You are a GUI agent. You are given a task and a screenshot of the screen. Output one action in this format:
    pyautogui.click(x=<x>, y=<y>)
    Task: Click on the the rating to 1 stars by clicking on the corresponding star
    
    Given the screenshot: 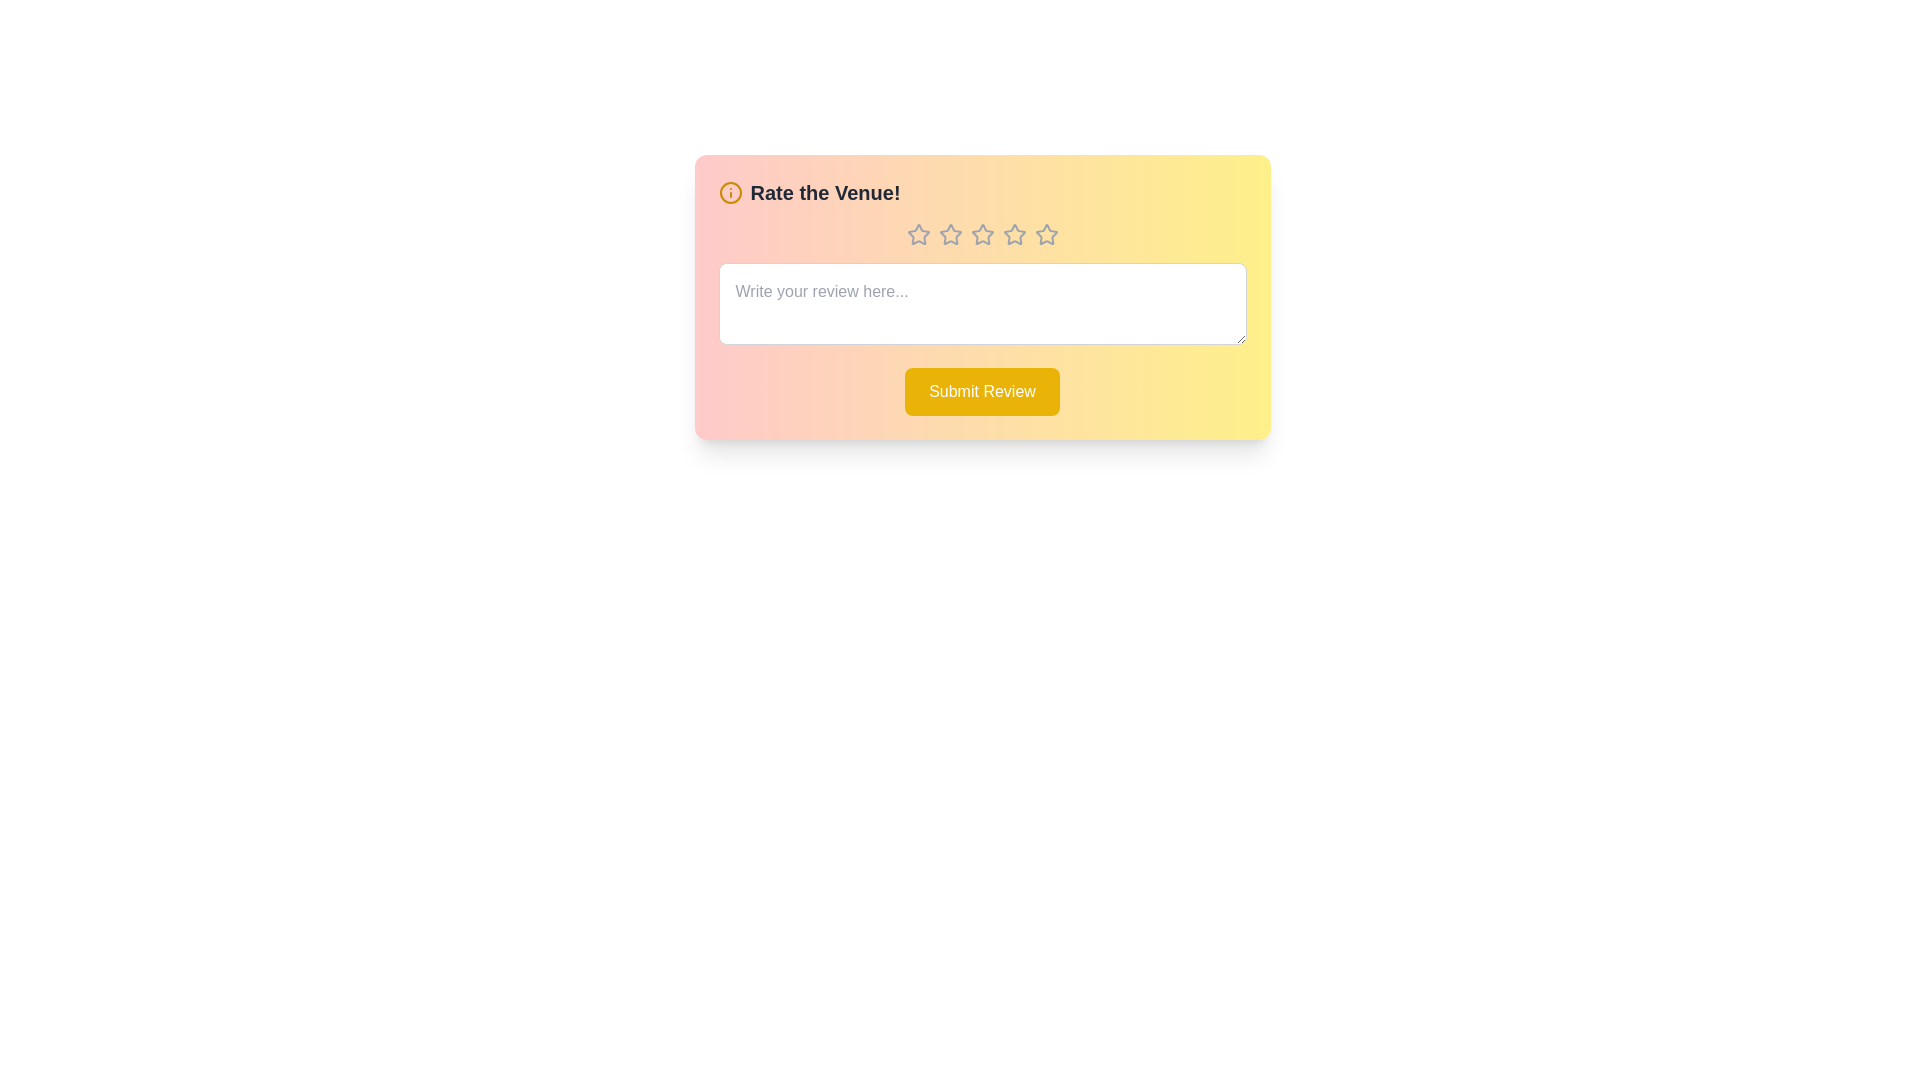 What is the action you would take?
    pyautogui.click(x=917, y=234)
    